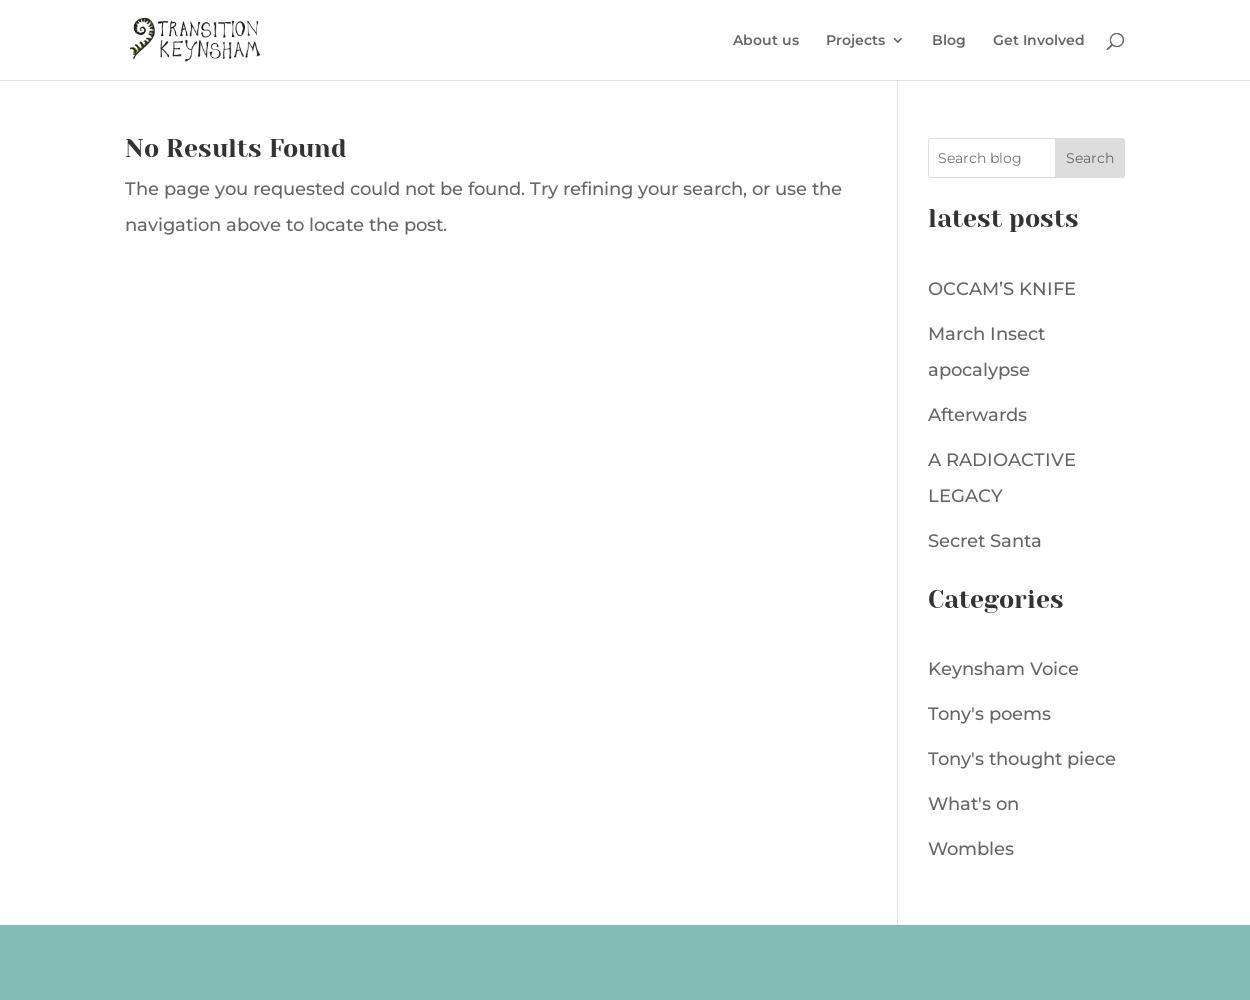 The image size is (1250, 1000). I want to click on 'Search', so click(1065, 158).